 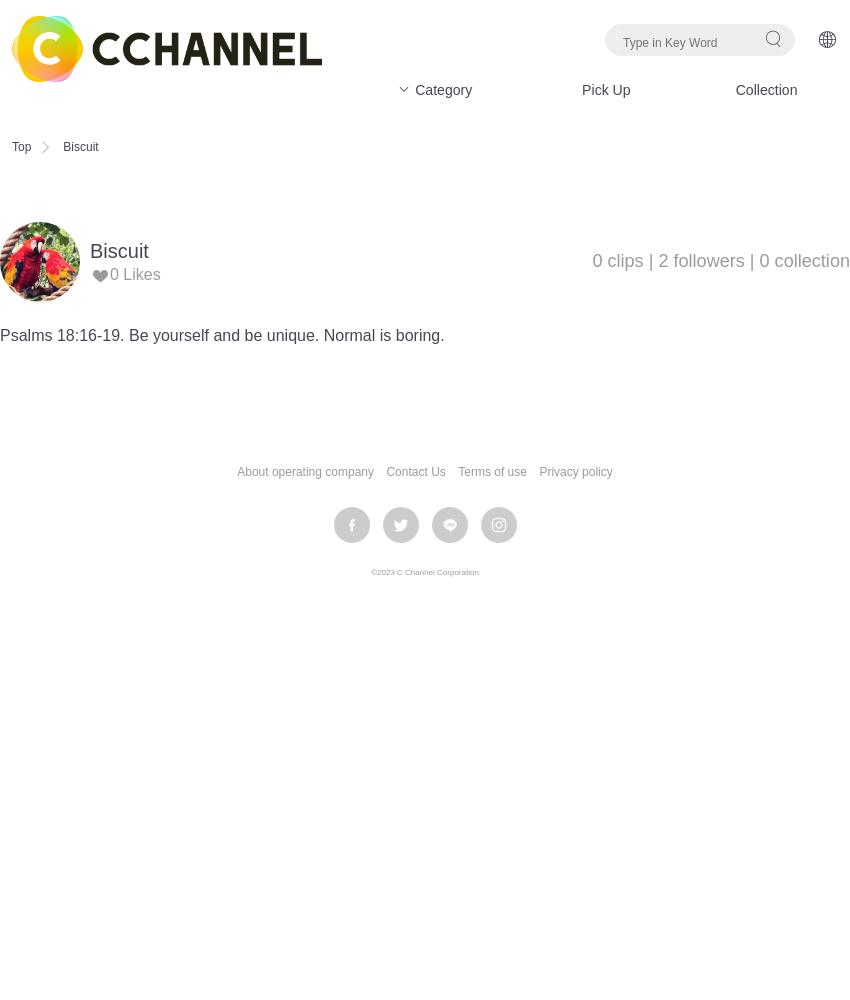 What do you see at coordinates (370, 571) in the screenshot?
I see `'©2023 C Channel Corporation'` at bounding box center [370, 571].